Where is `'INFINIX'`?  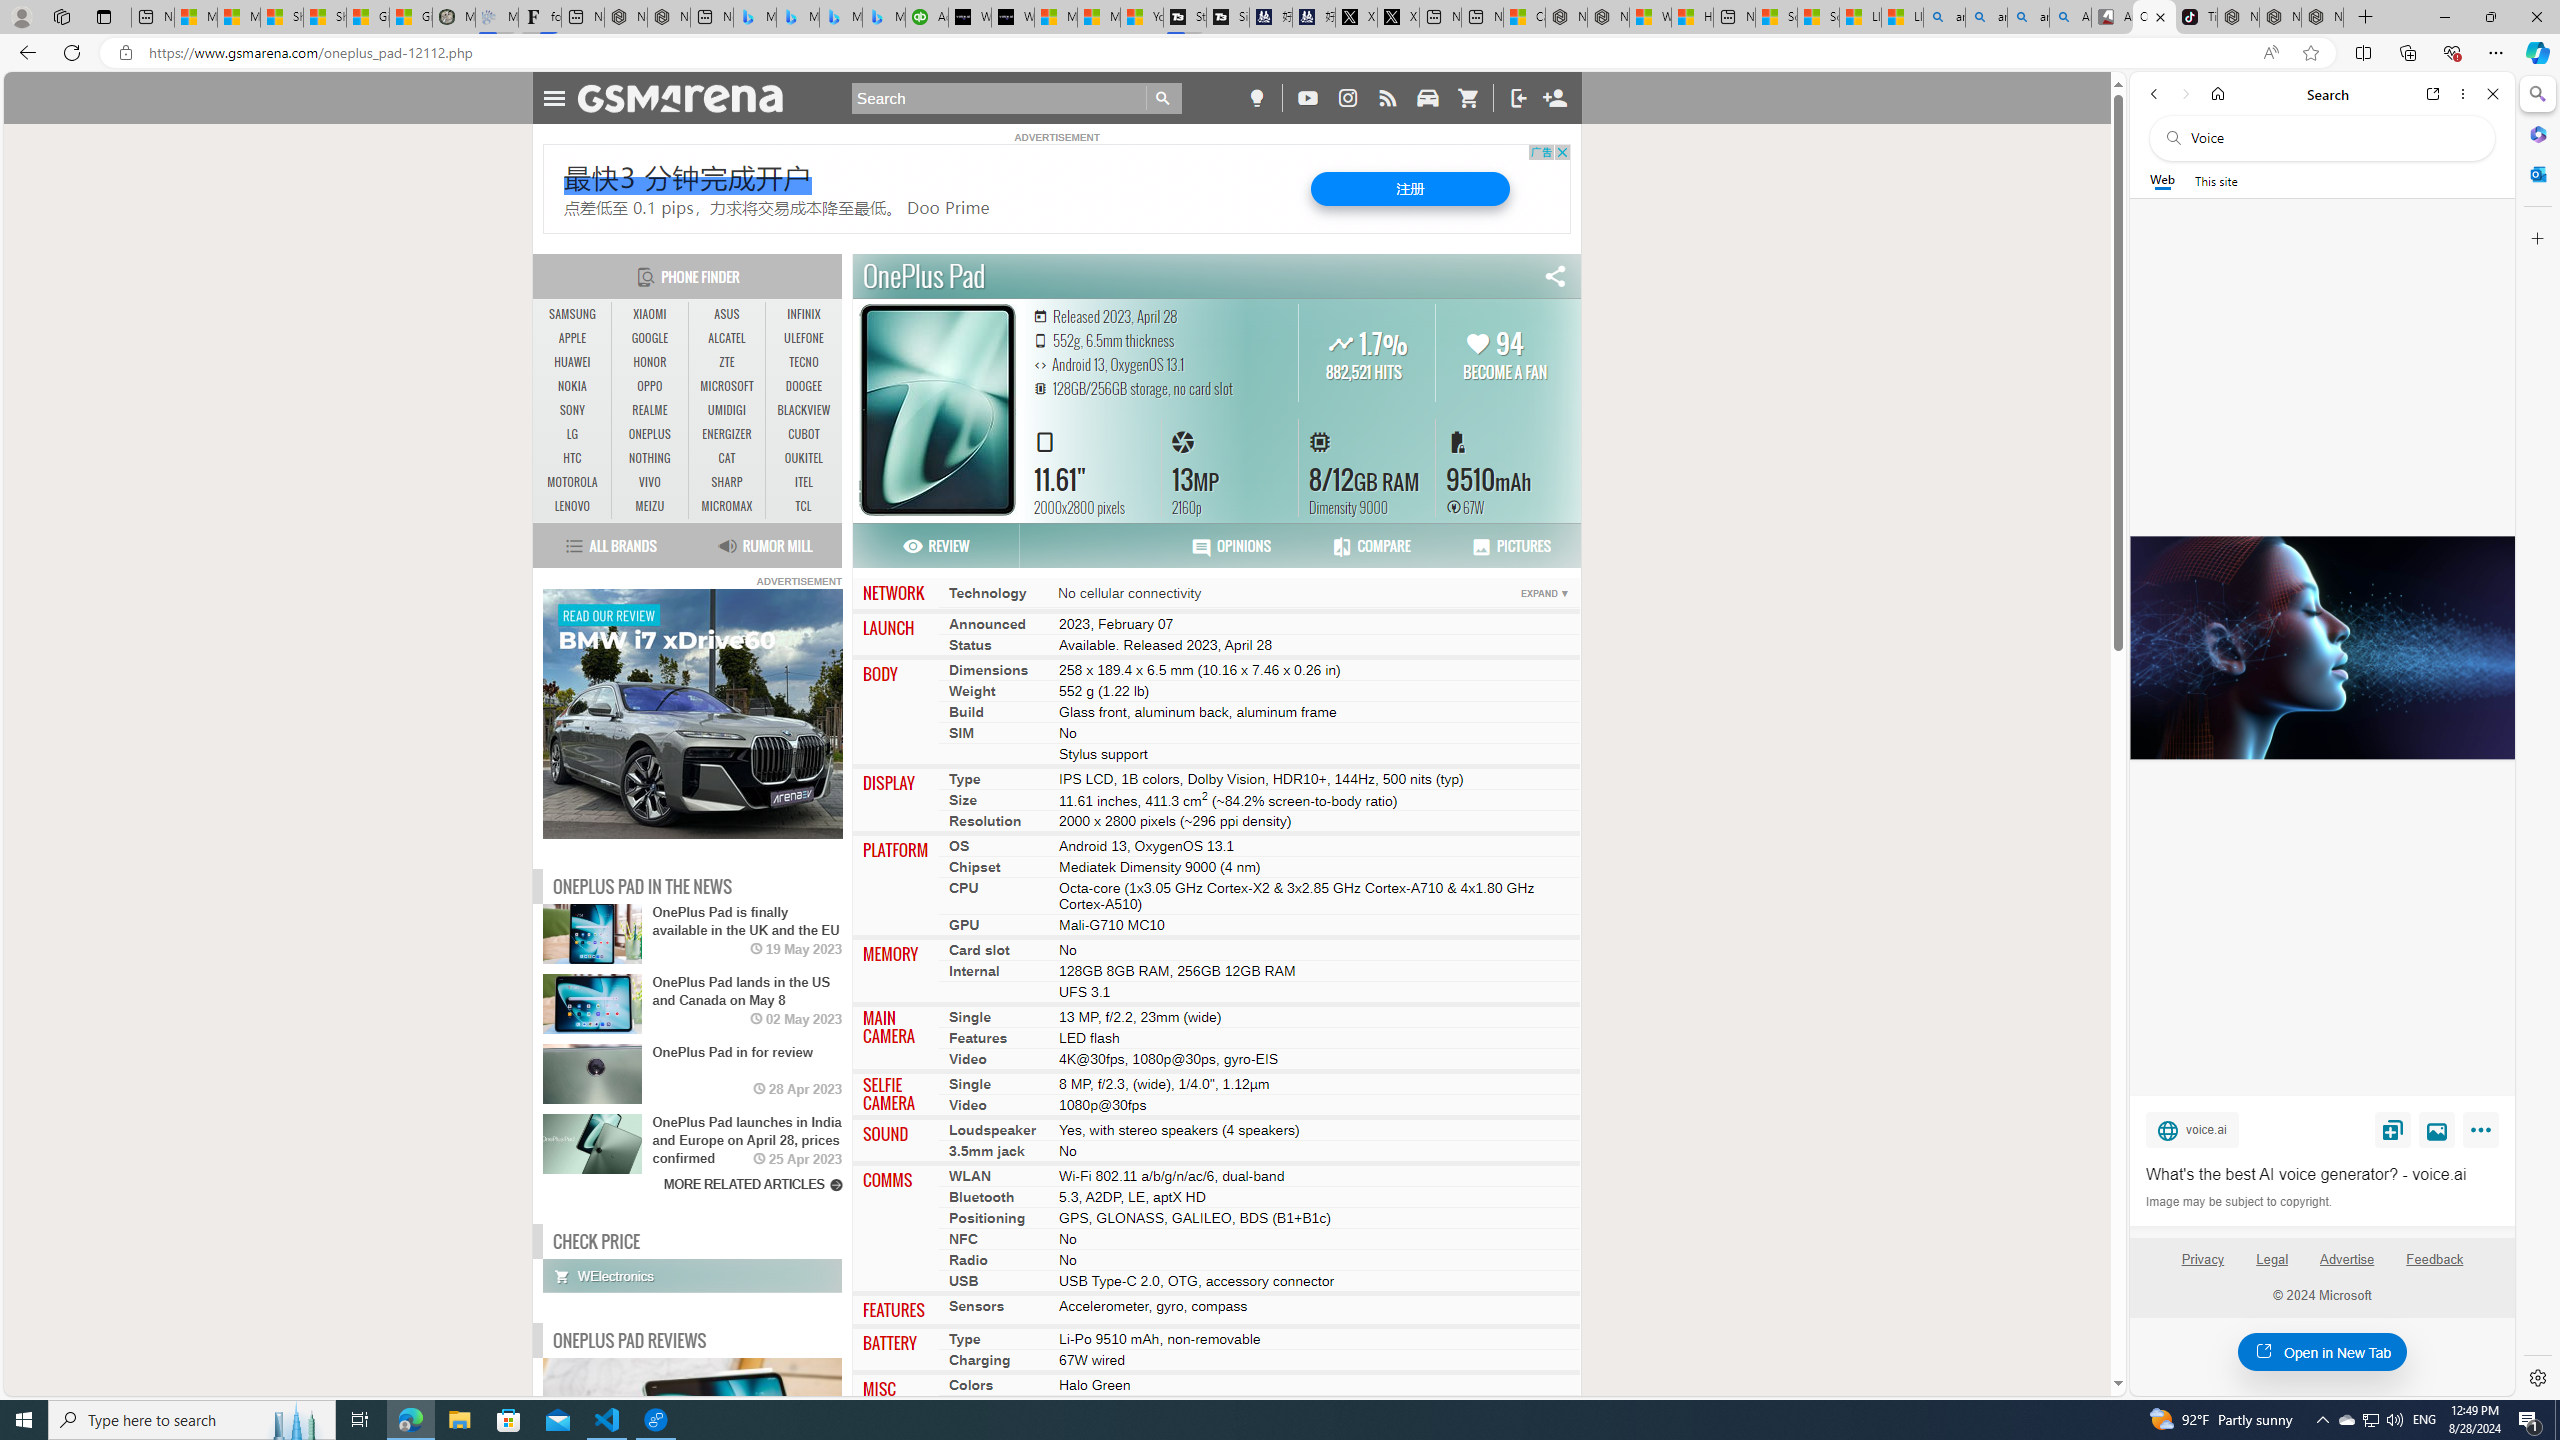
'INFINIX' is located at coordinates (803, 314).